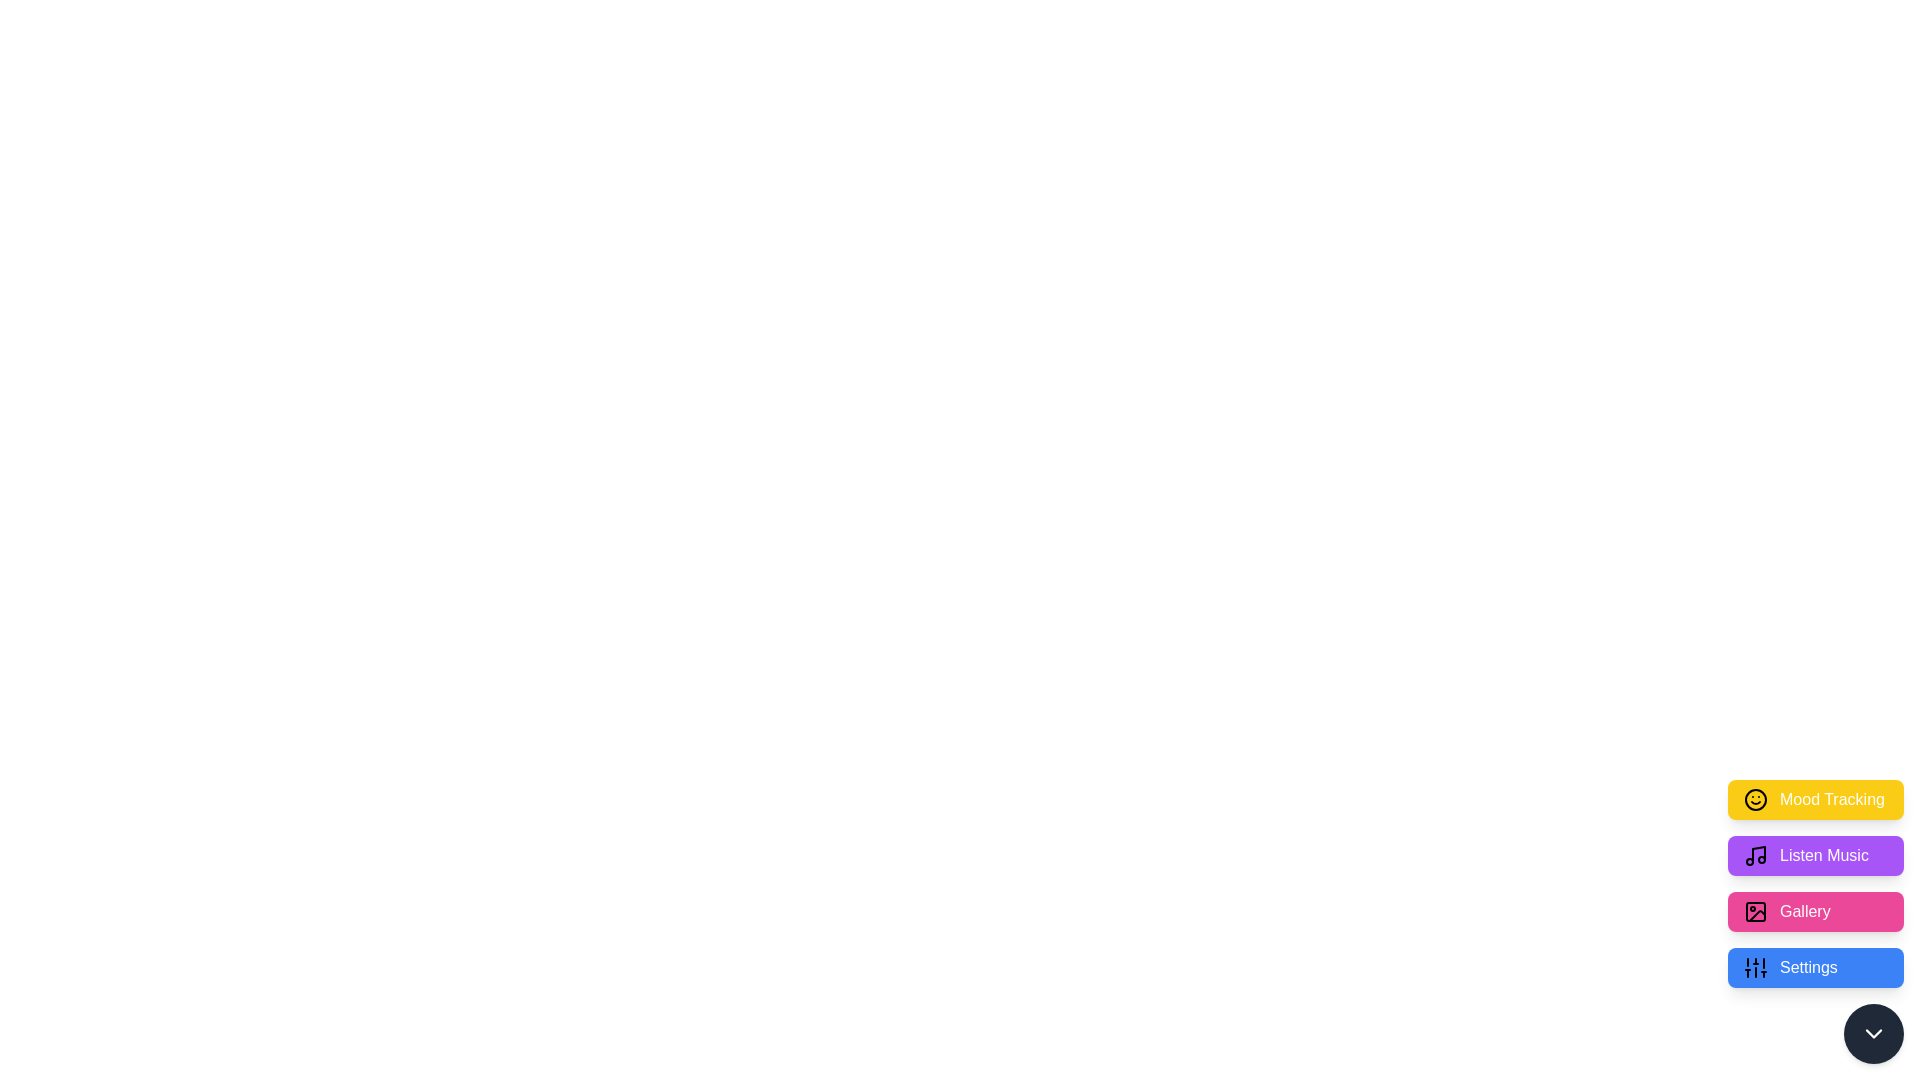  Describe the element at coordinates (1815, 967) in the screenshot. I see `the 'Settings' button to activate the 'Settings' action` at that location.